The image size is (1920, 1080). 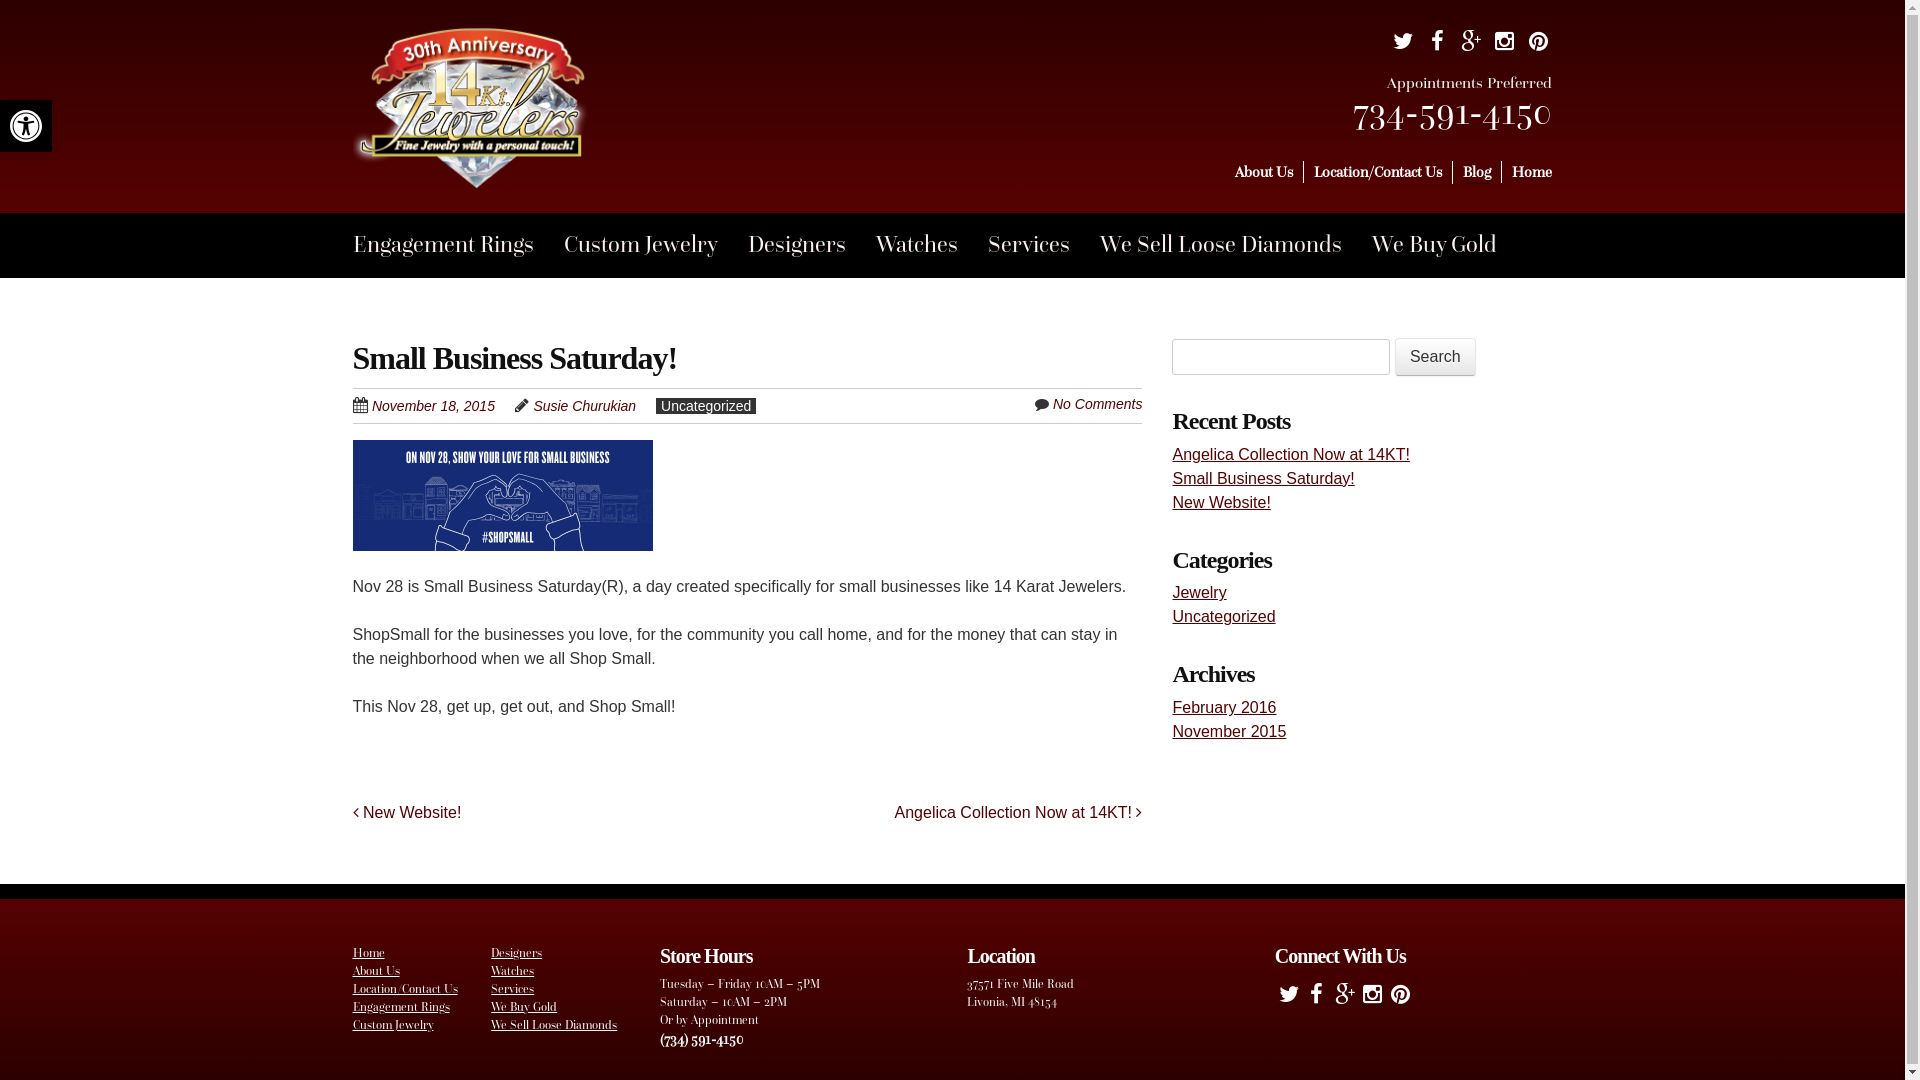 I want to click on 'Angelica Collection Now at 14KT!', so click(x=1171, y=454).